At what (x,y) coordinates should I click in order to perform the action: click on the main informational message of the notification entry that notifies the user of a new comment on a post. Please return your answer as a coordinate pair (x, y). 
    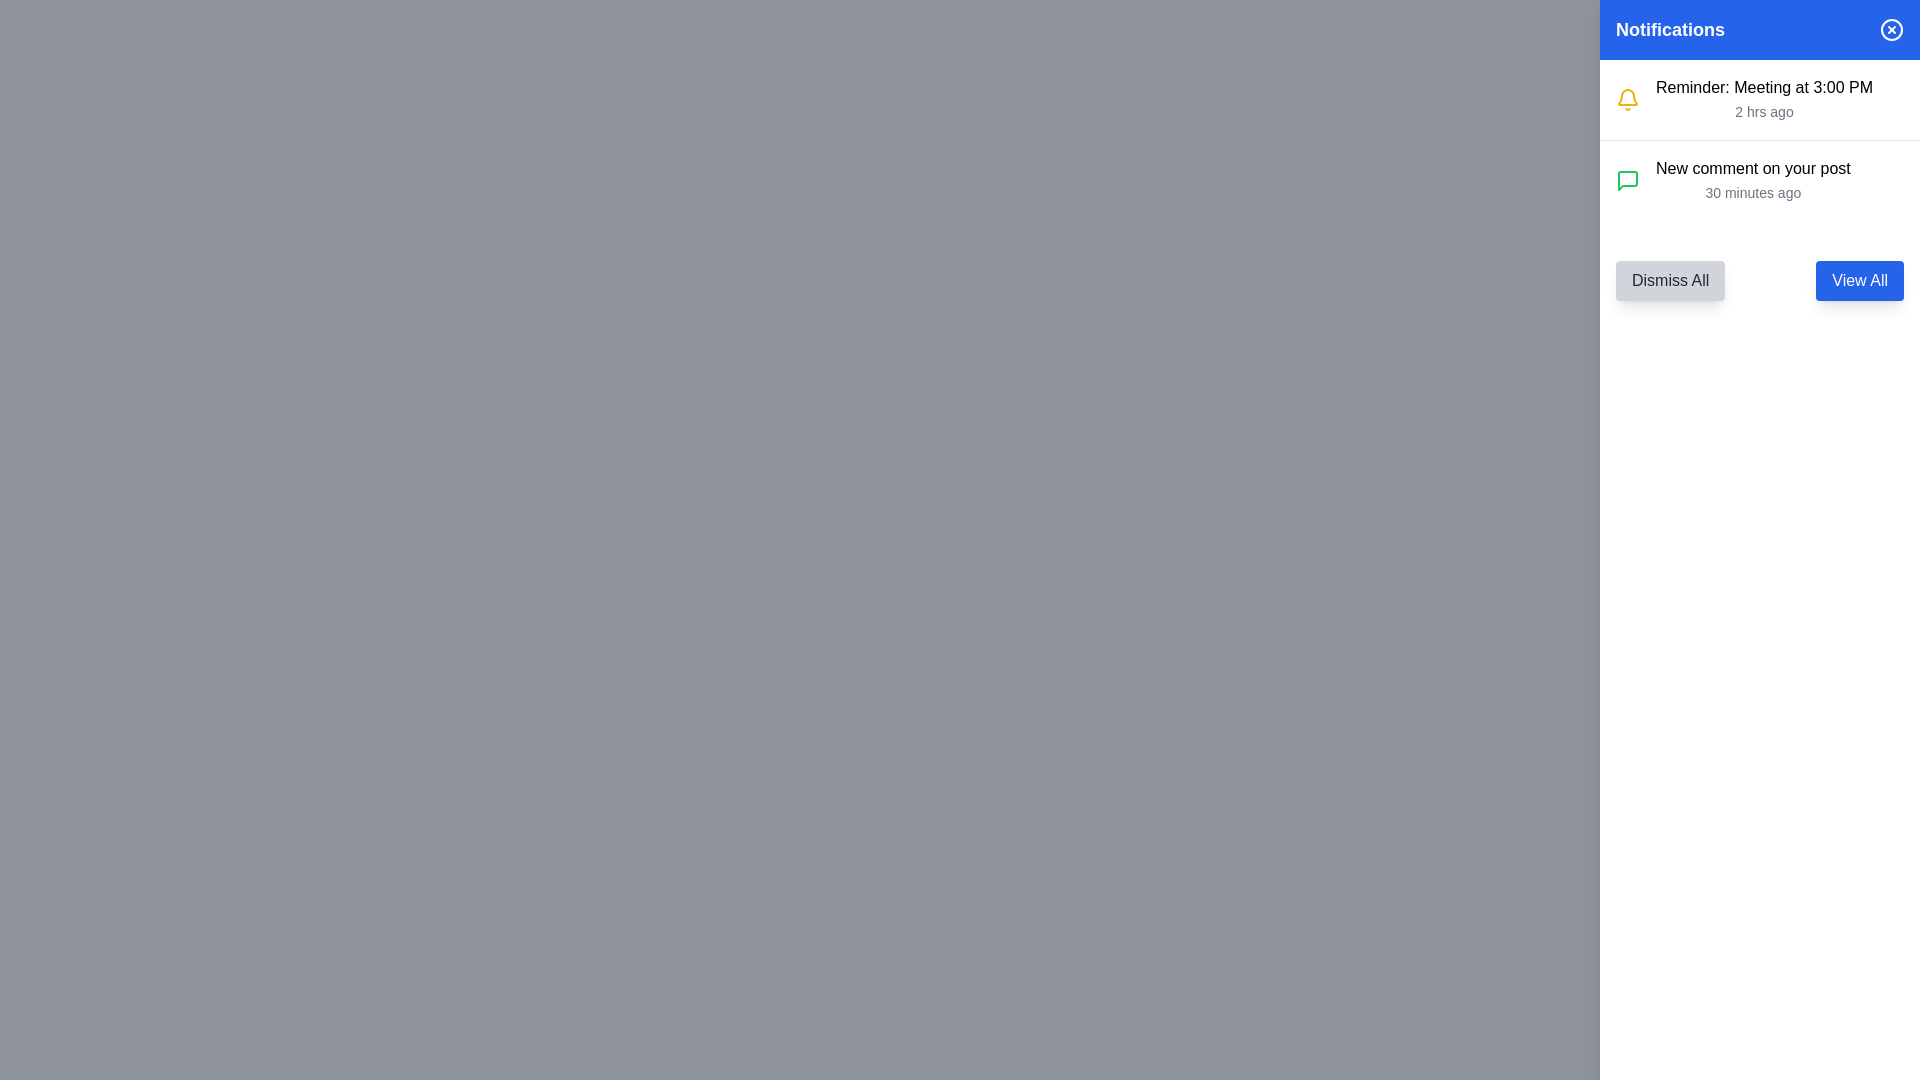
    Looking at the image, I should click on (1751, 168).